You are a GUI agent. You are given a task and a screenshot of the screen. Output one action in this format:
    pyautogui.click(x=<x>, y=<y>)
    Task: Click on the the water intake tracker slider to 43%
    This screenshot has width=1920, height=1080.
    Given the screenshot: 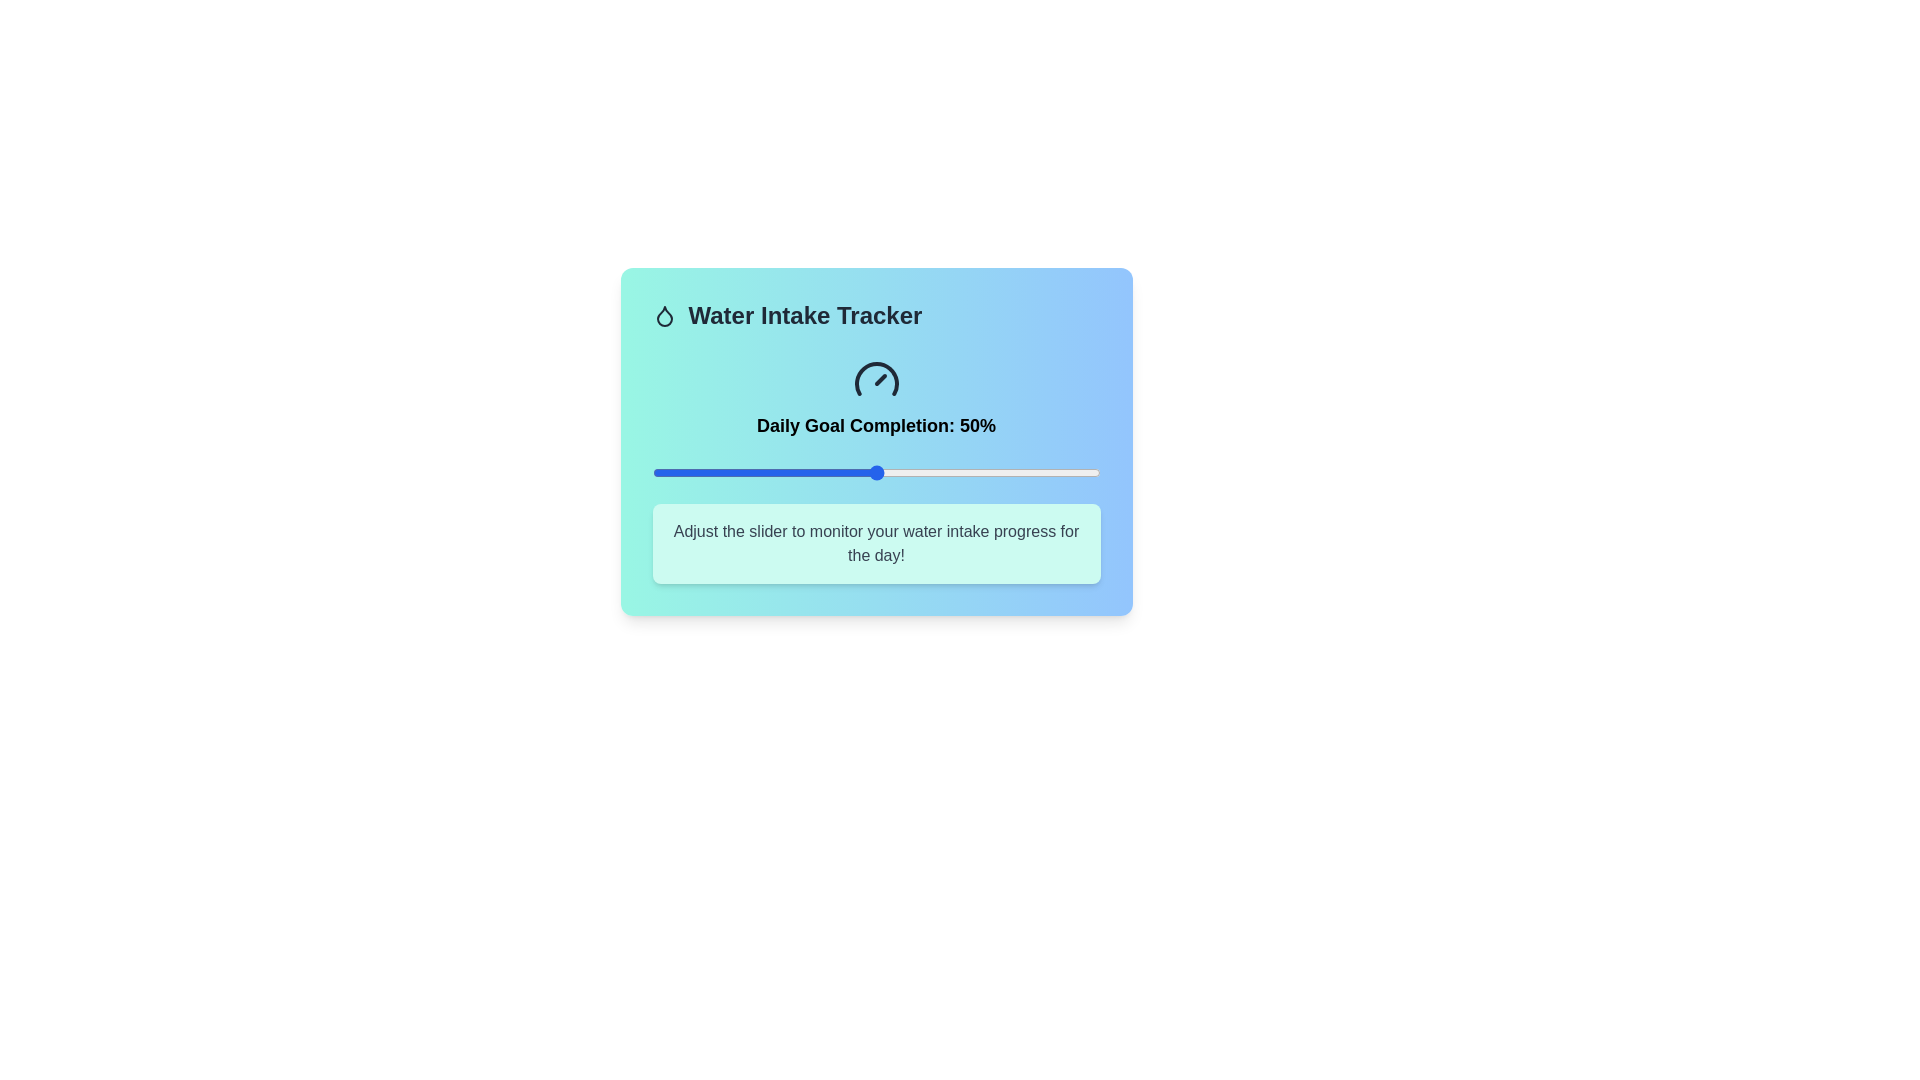 What is the action you would take?
    pyautogui.click(x=845, y=473)
    